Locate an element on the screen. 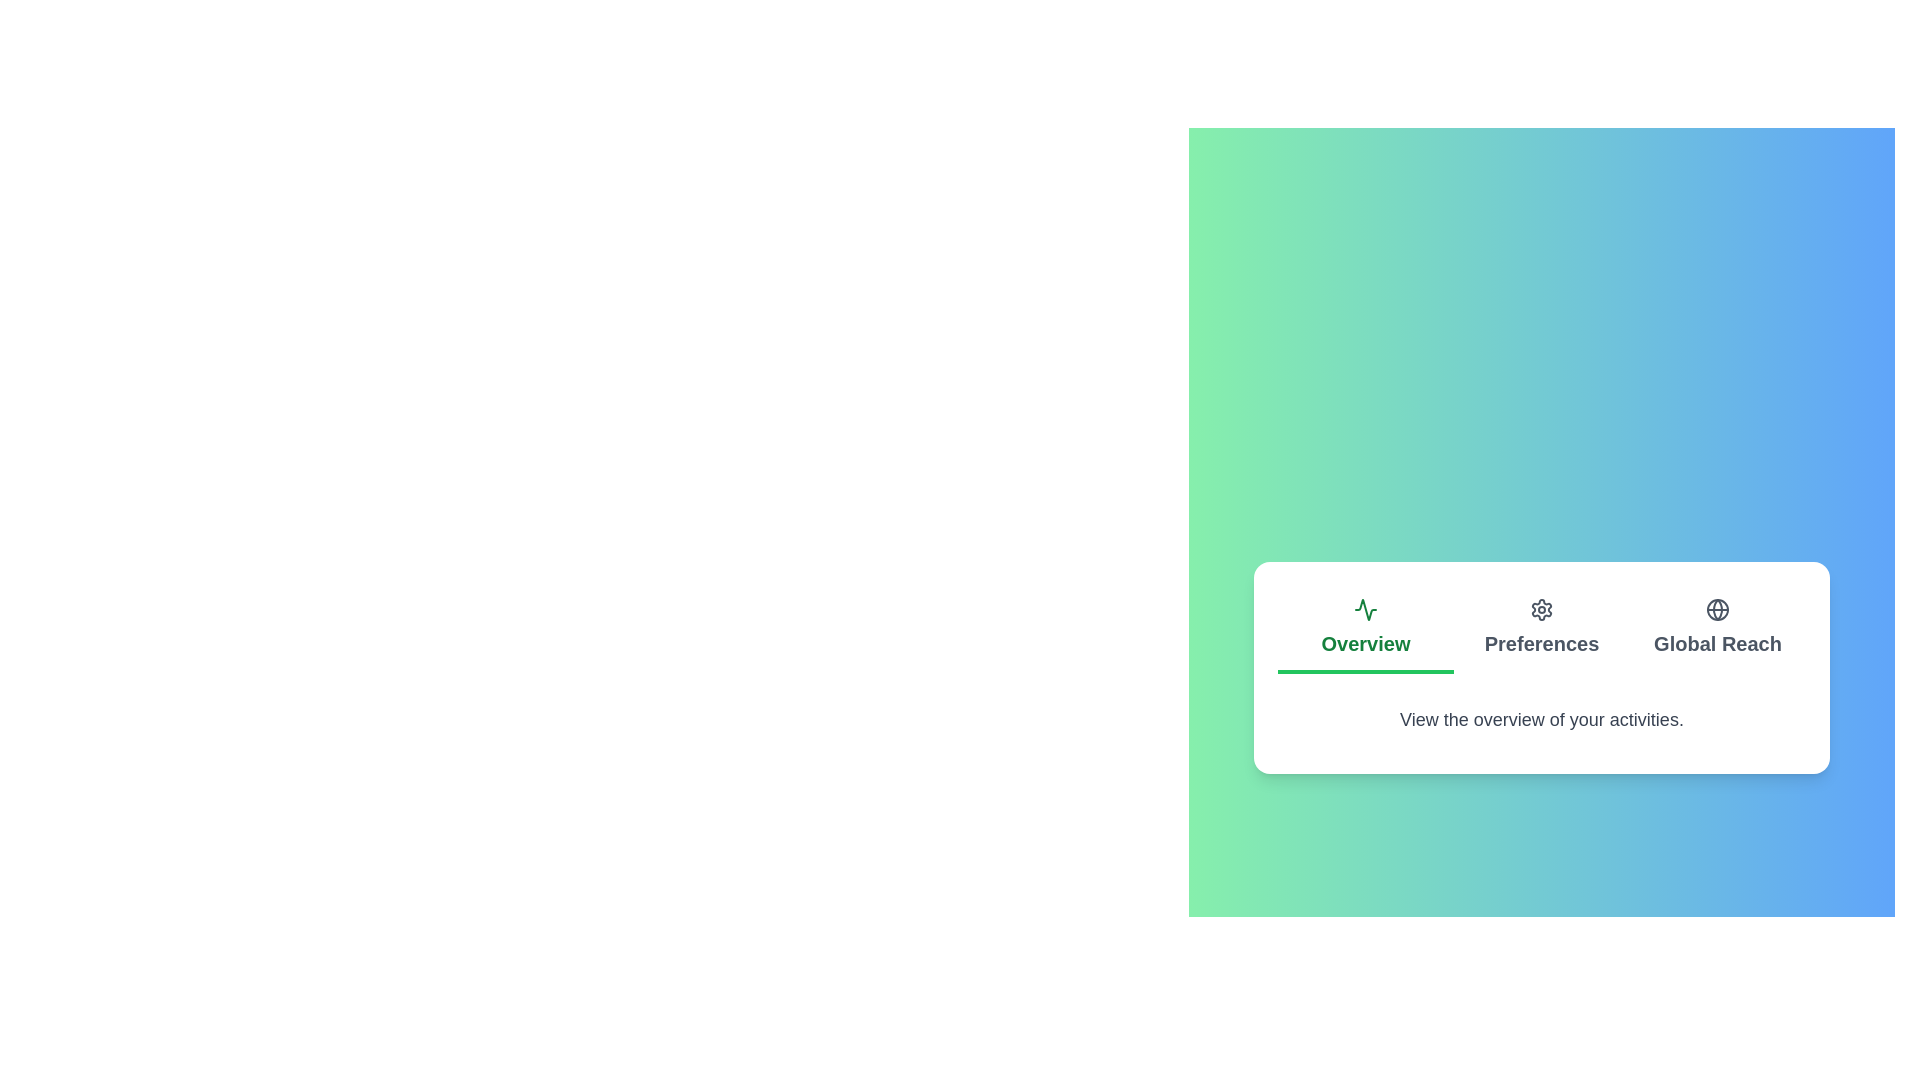  the tab with the name Global Reach is located at coordinates (1717, 628).